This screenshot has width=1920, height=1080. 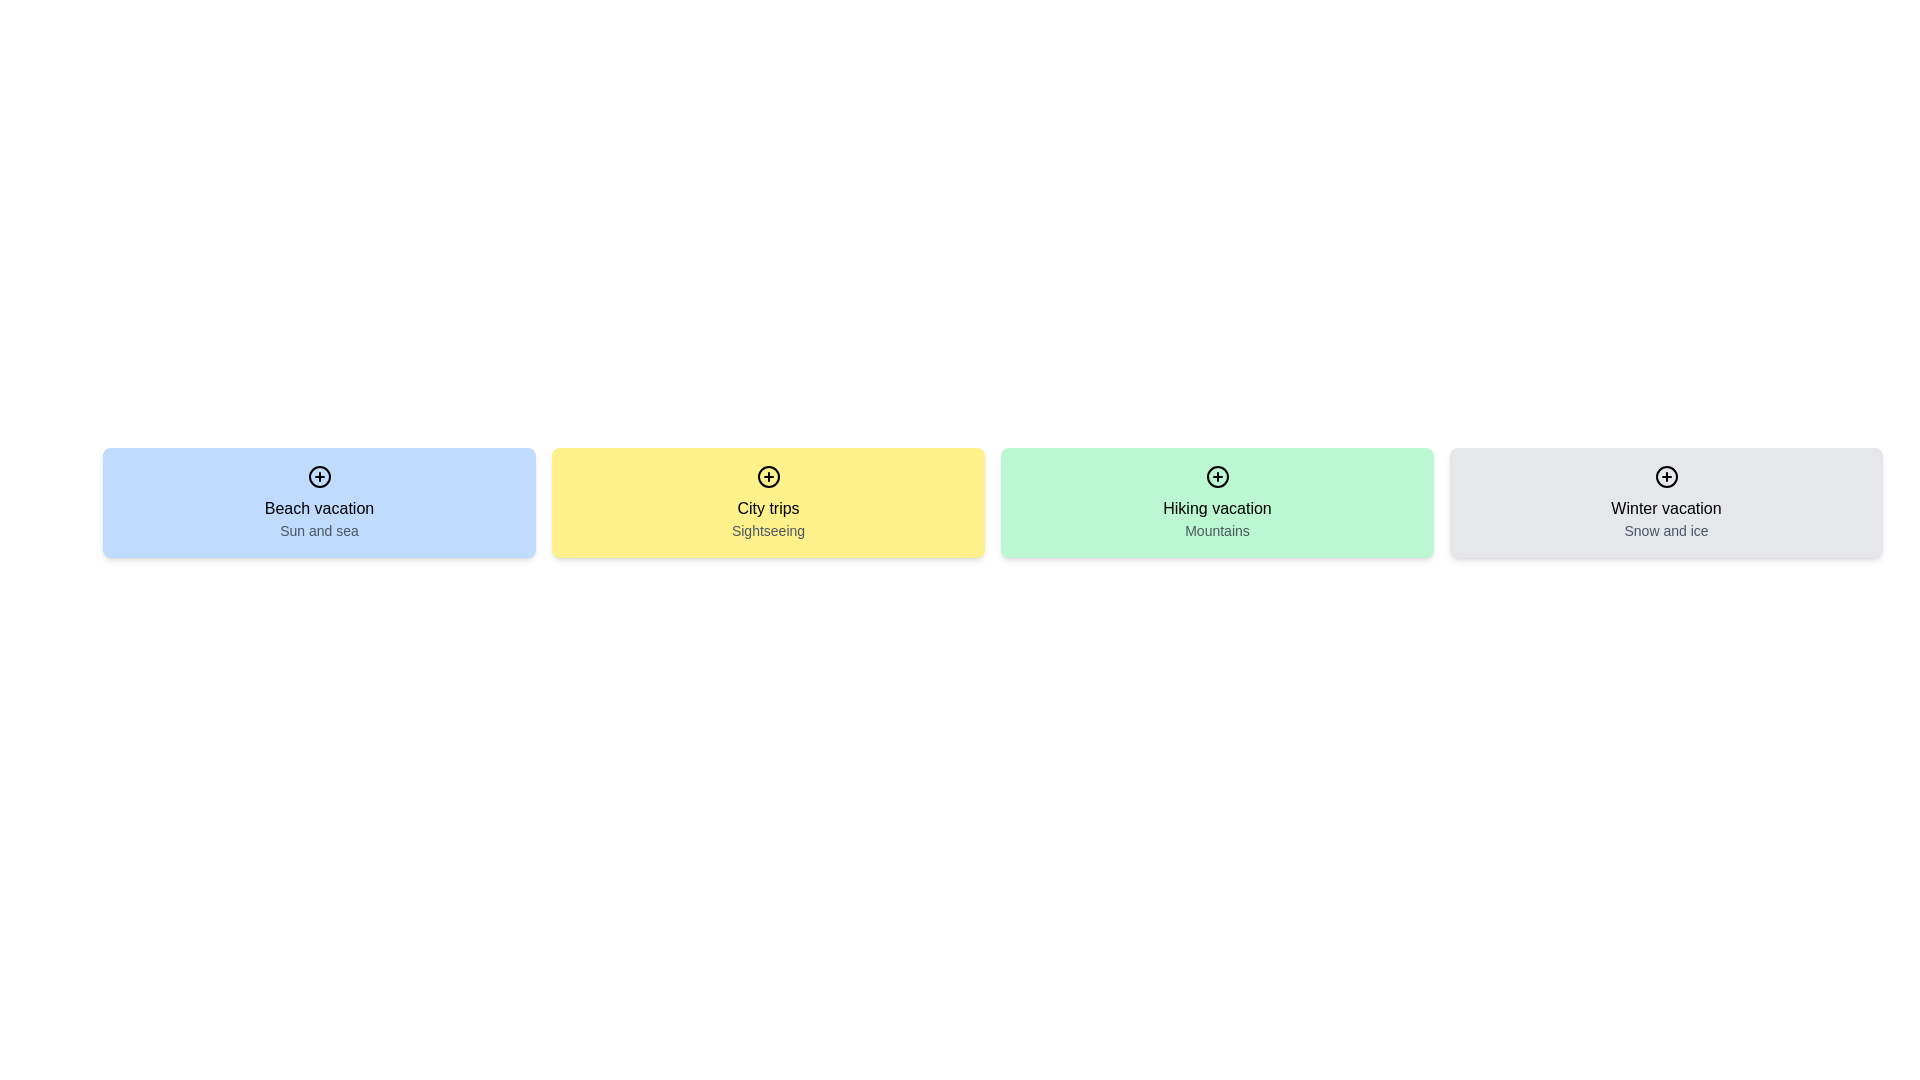 What do you see at coordinates (318, 501) in the screenshot?
I see `the first card in the horizontal grid layout, which has a light blue background and contains the title 'Beach vacation' and a plus icon` at bounding box center [318, 501].